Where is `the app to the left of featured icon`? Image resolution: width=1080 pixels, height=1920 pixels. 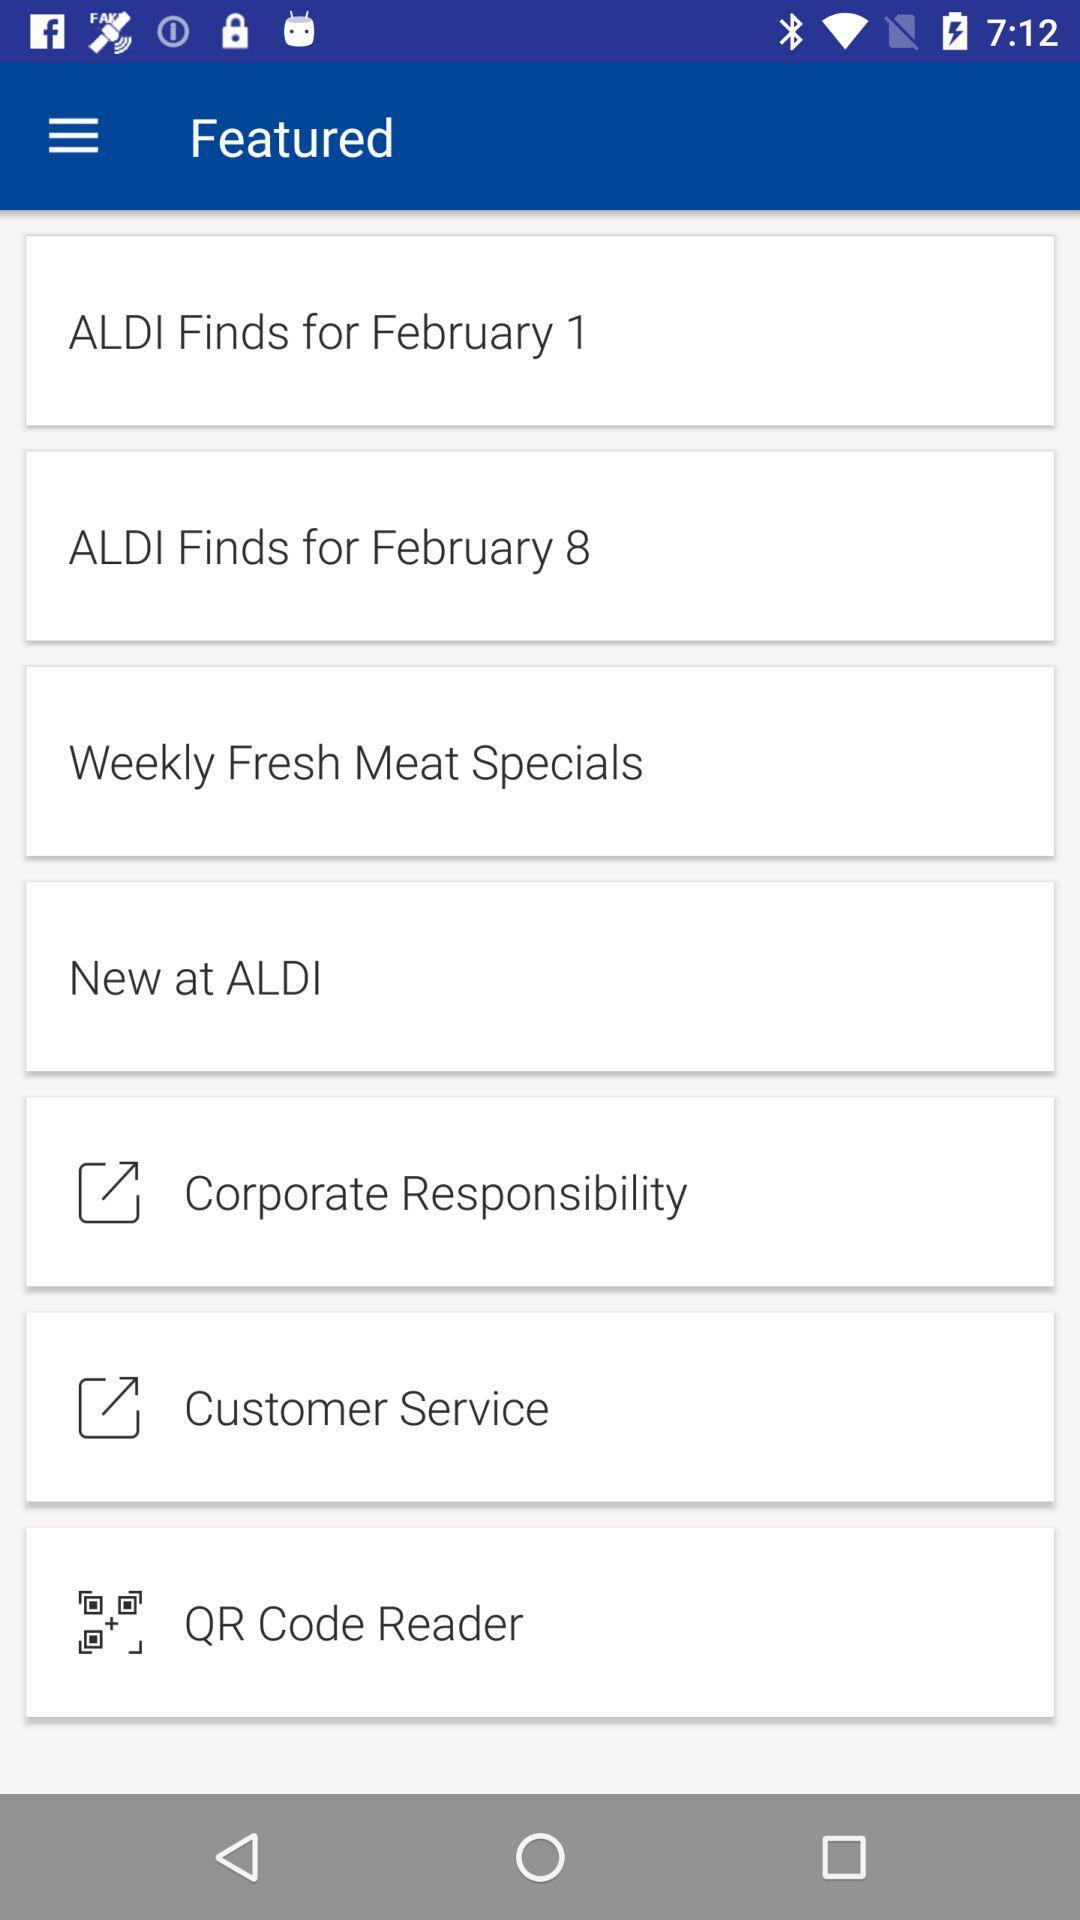 the app to the left of featured icon is located at coordinates (72, 135).